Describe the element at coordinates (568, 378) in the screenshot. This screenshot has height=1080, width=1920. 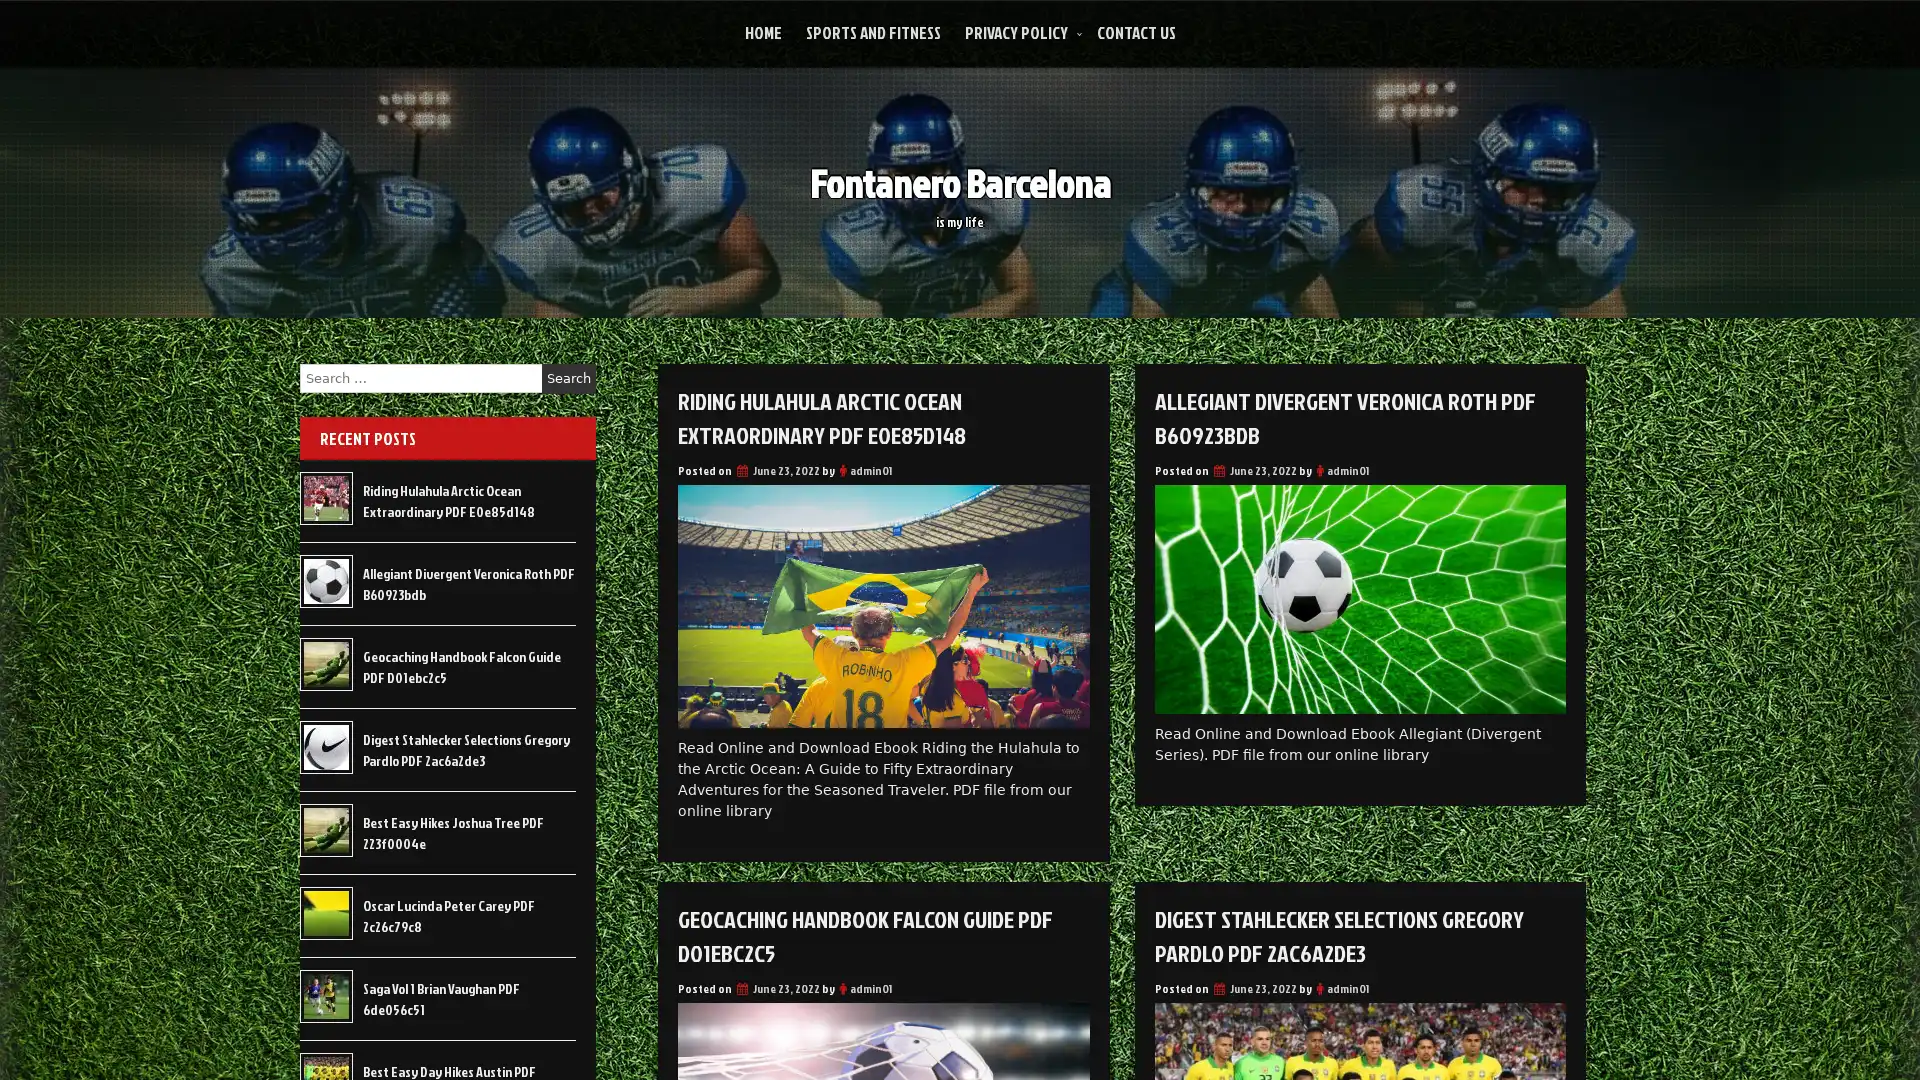
I see `Search` at that location.